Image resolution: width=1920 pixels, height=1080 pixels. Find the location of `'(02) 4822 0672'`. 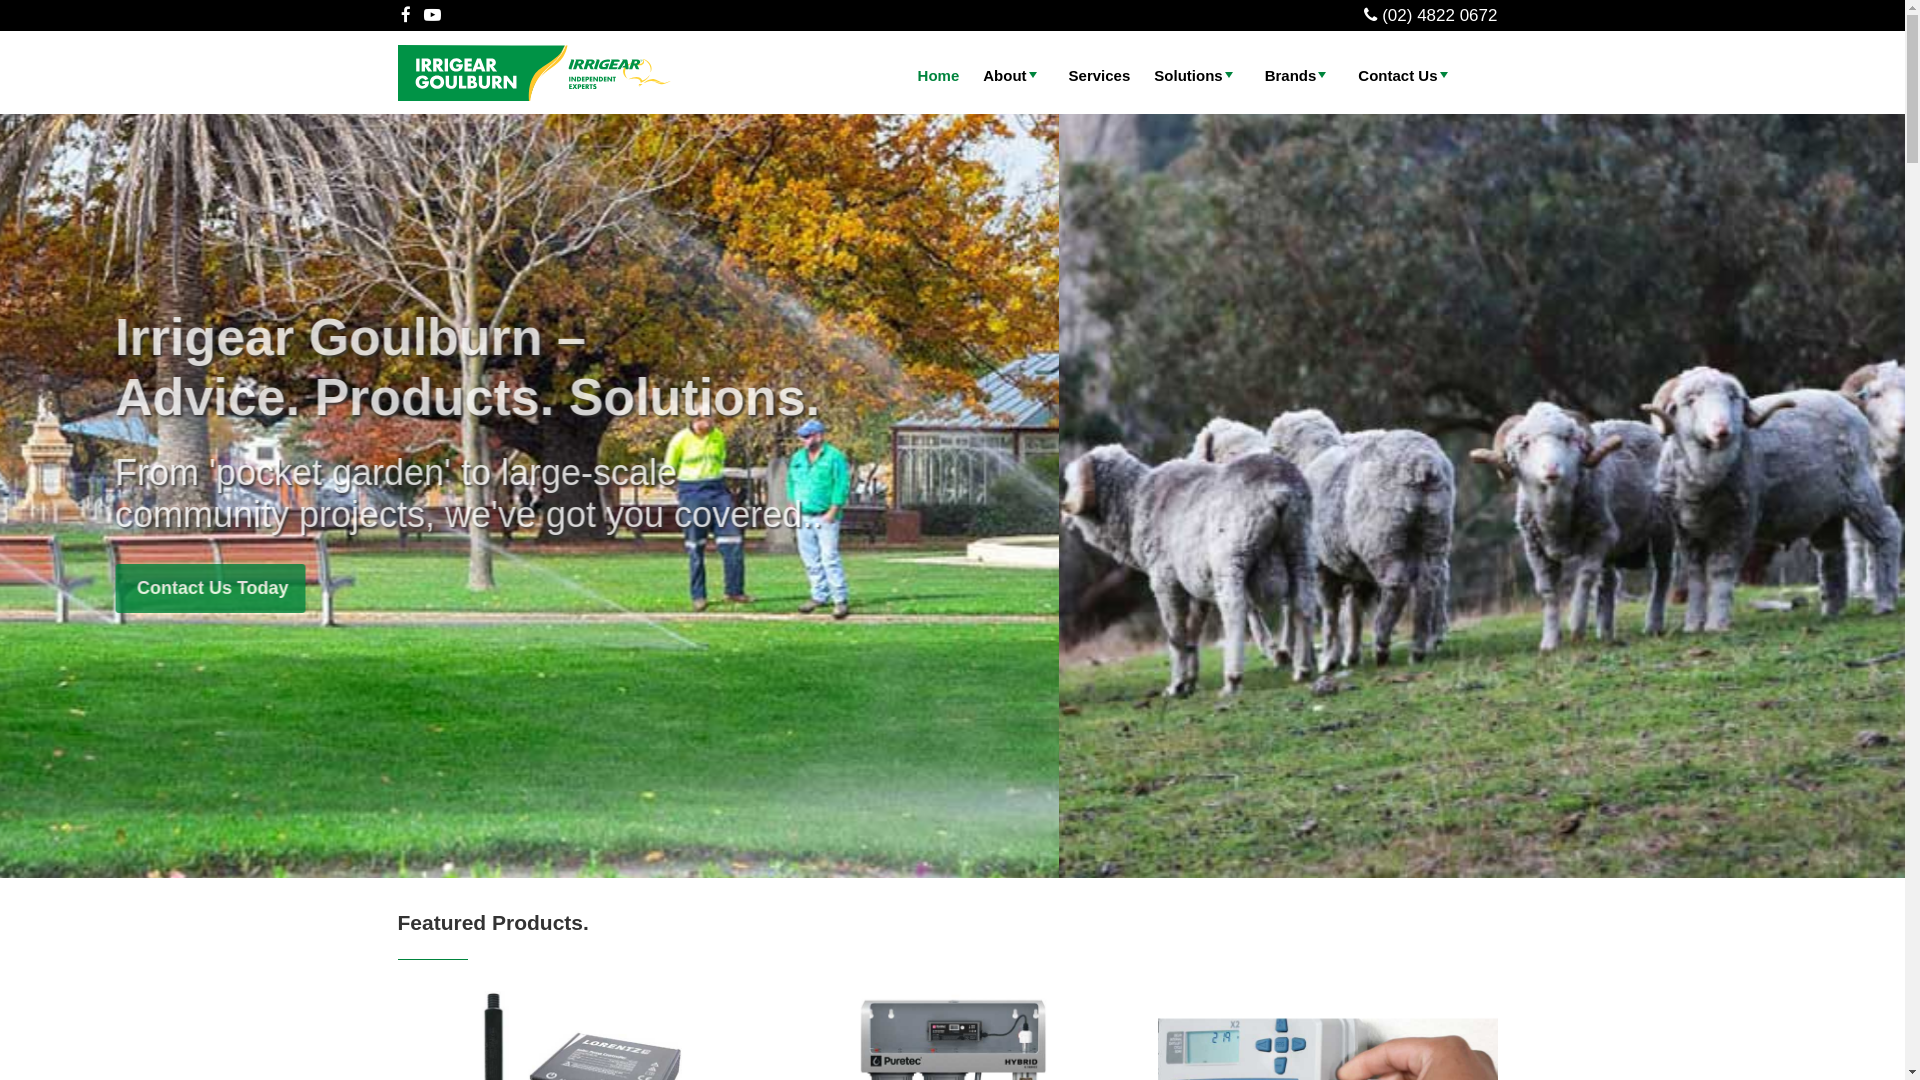

'(02) 4822 0672' is located at coordinates (1438, 15).